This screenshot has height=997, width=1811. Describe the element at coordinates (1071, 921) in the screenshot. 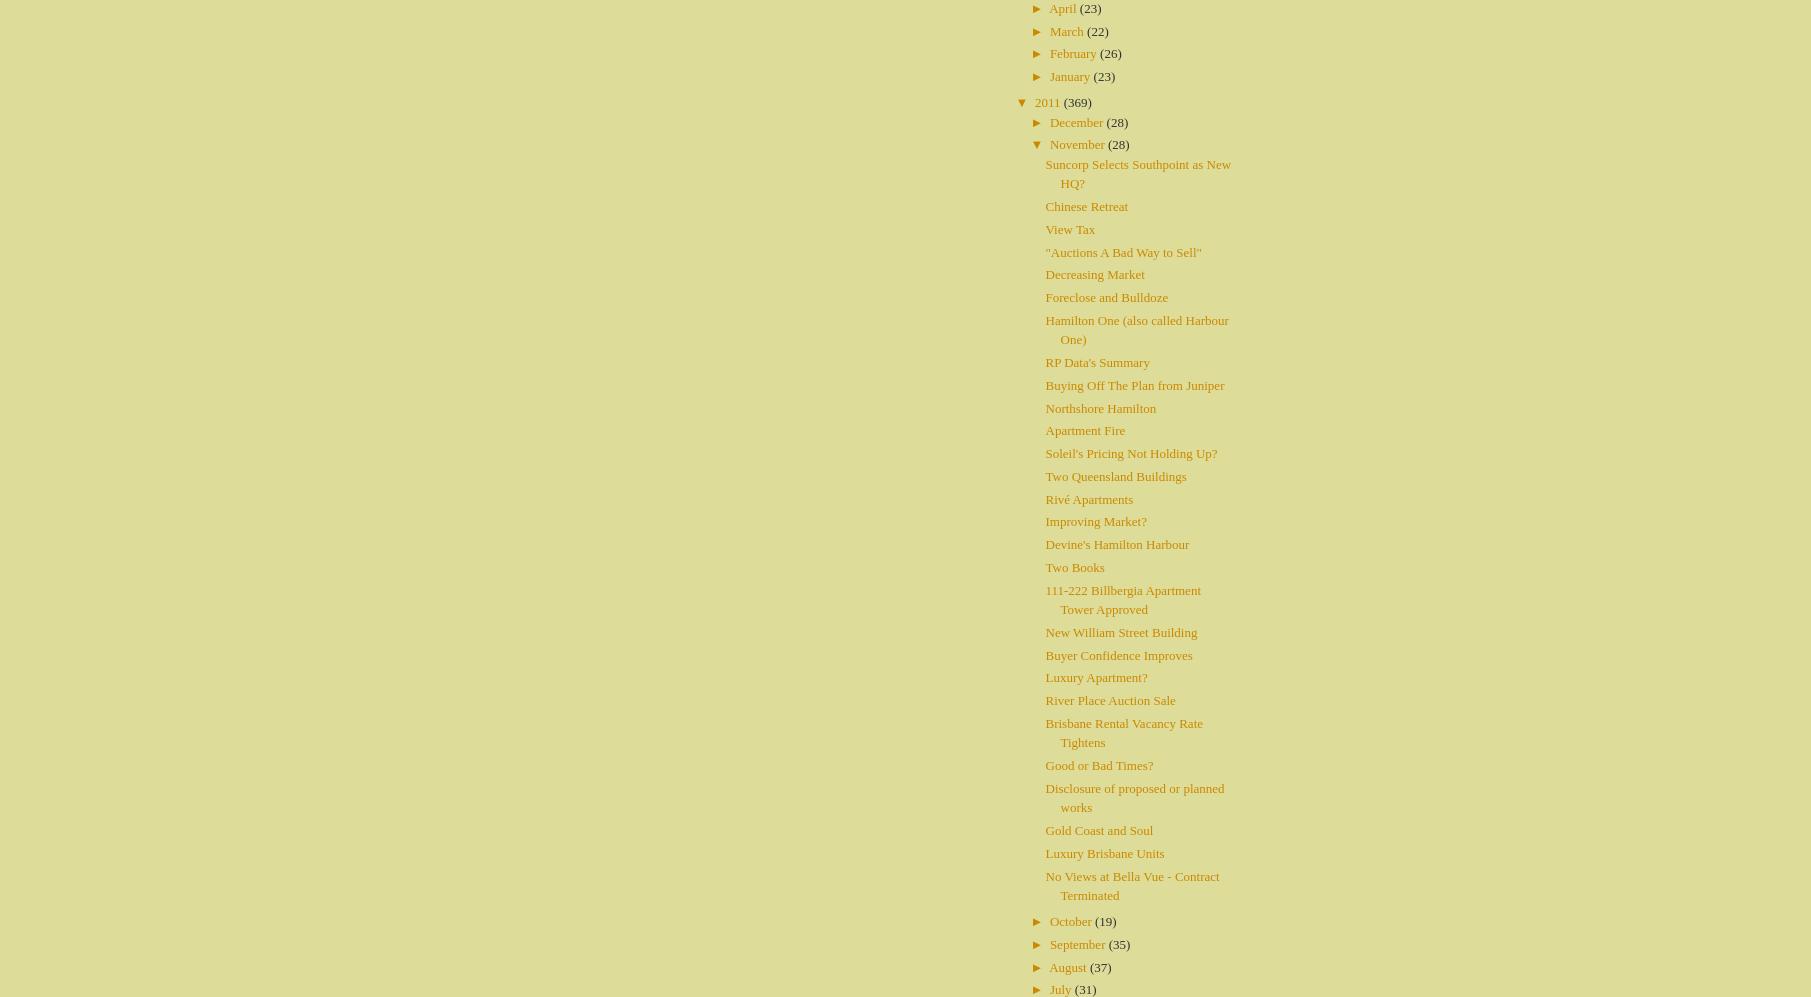

I see `'October'` at that location.